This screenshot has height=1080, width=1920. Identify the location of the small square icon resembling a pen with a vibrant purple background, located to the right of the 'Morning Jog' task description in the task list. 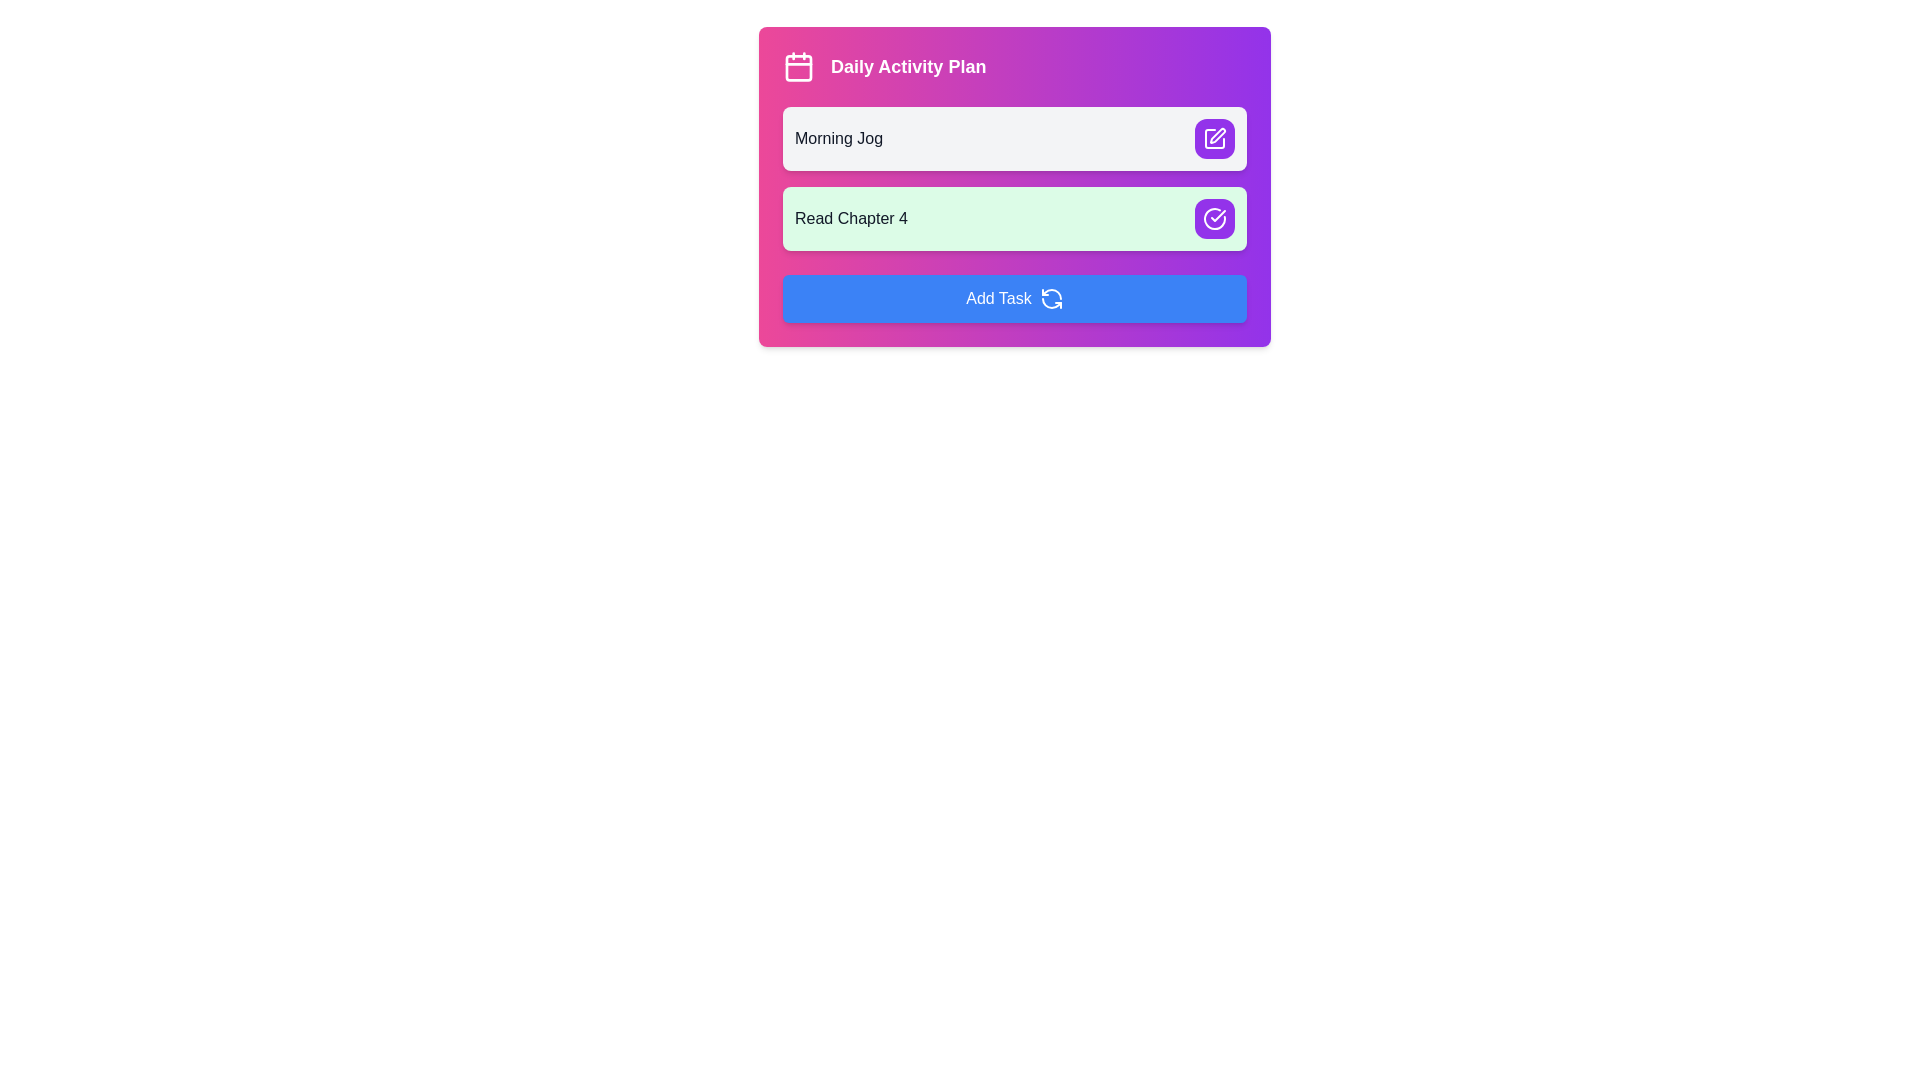
(1213, 137).